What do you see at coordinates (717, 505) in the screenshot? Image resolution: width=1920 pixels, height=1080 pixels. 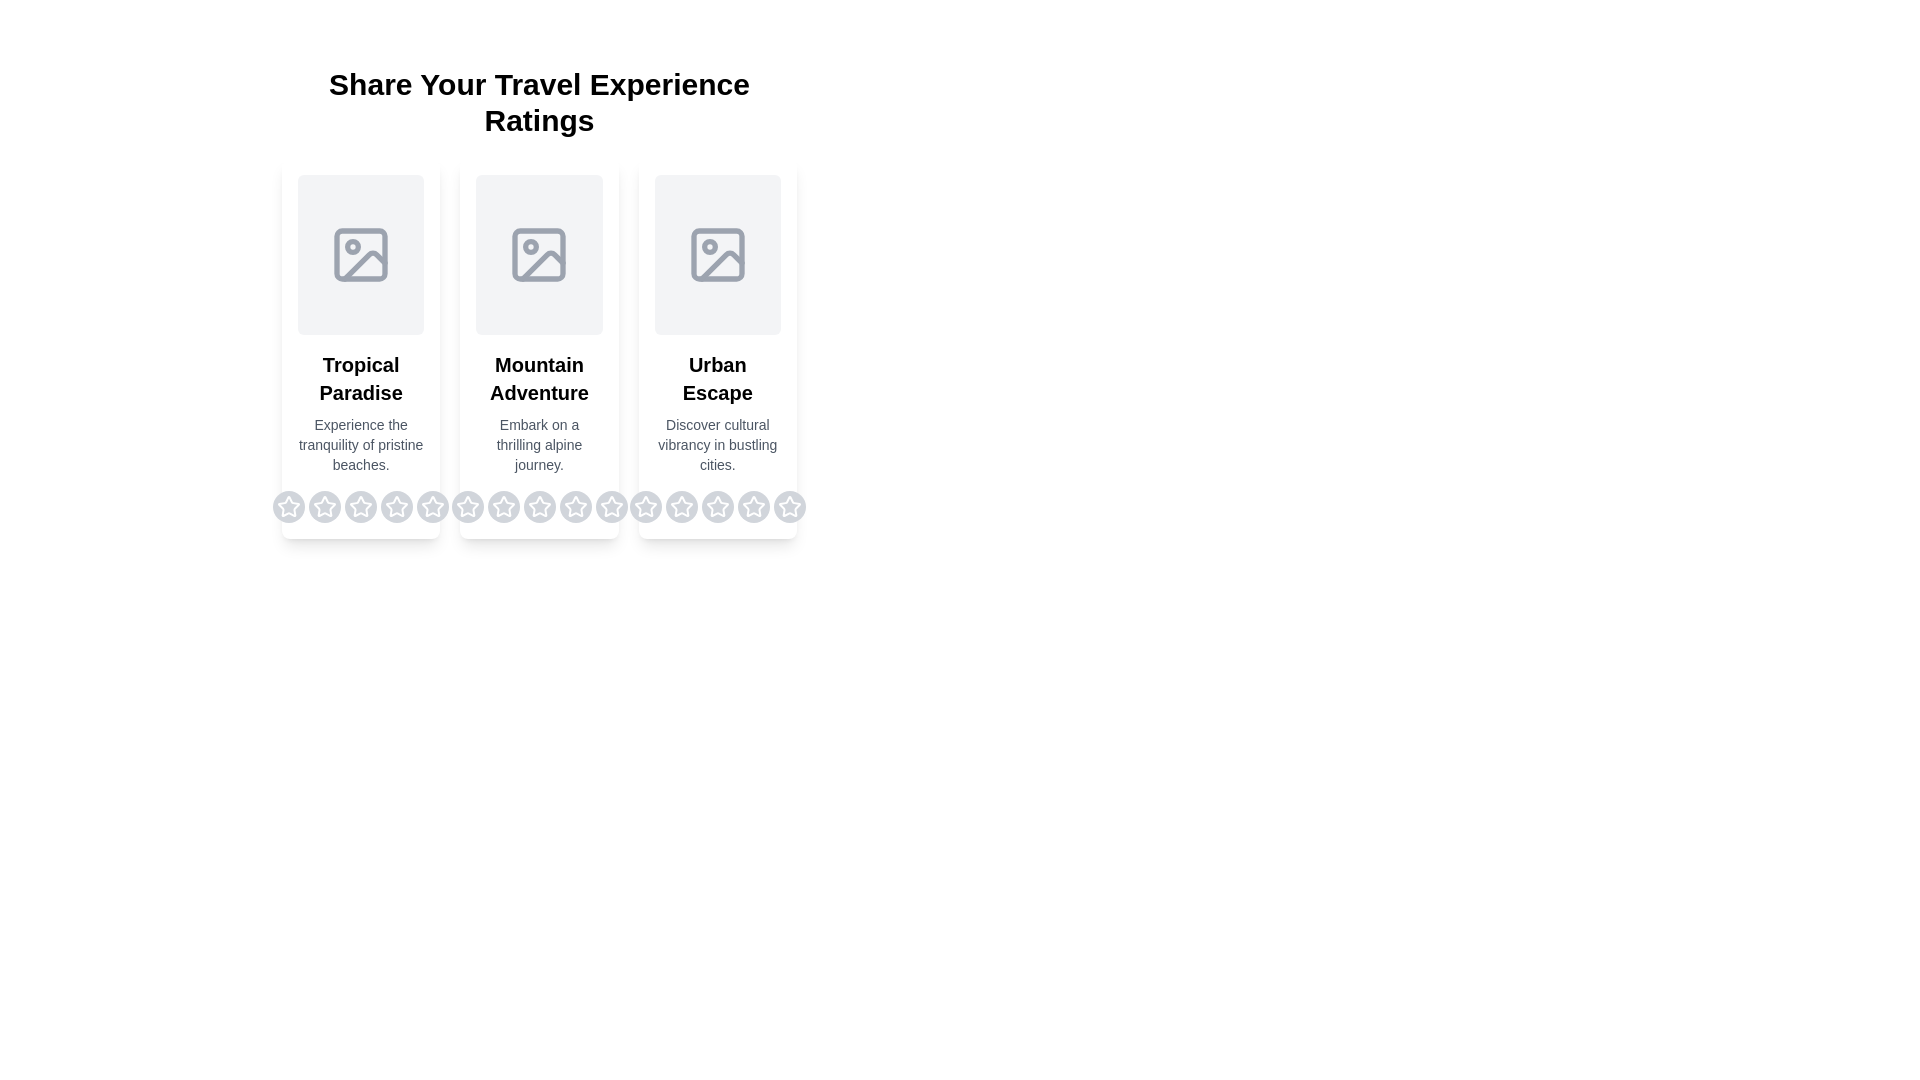 I see `the rating for a destination to 3 stars by clicking on the corresponding star for the destination Urban Escape` at bounding box center [717, 505].